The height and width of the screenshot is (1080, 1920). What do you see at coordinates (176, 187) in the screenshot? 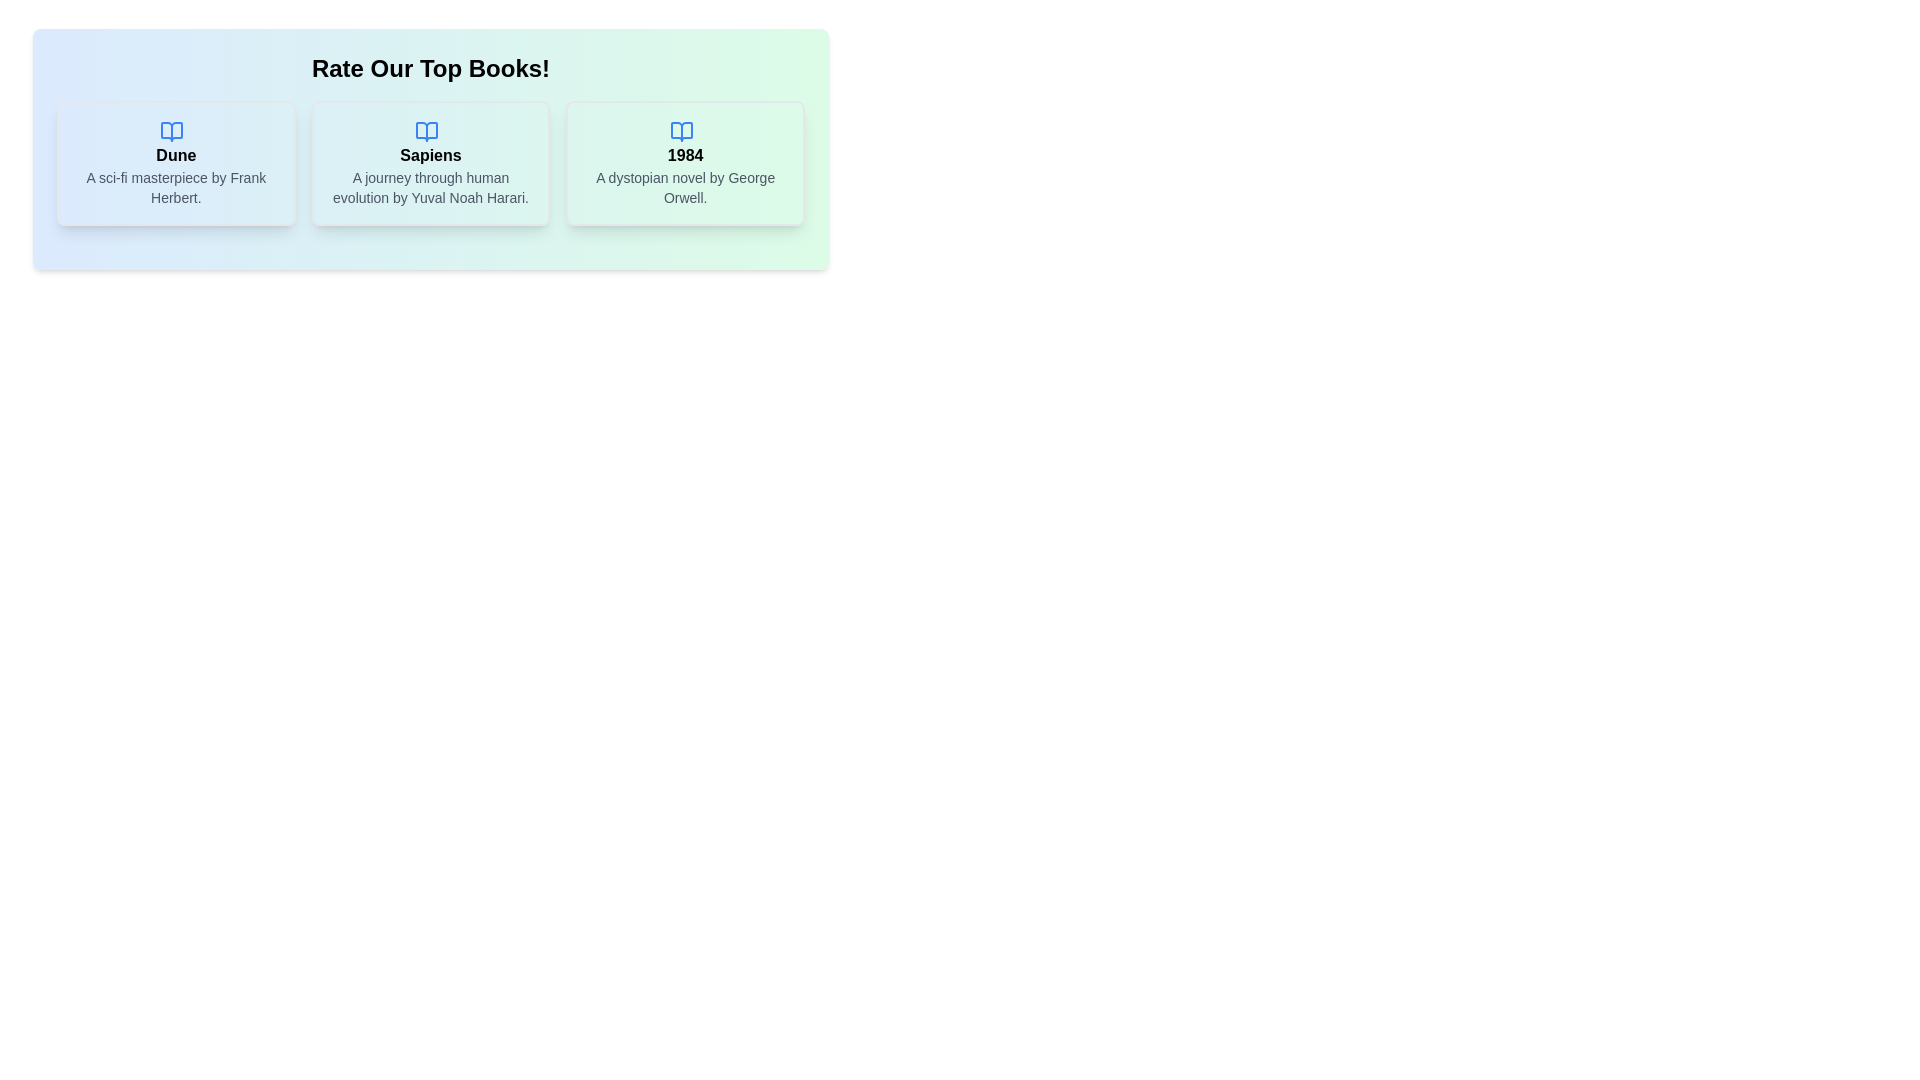
I see `the text label providing a brief description of the book 'Dune', located directly below the title within the leftmost card of the 'Rate Our Top Books!' panel` at bounding box center [176, 187].